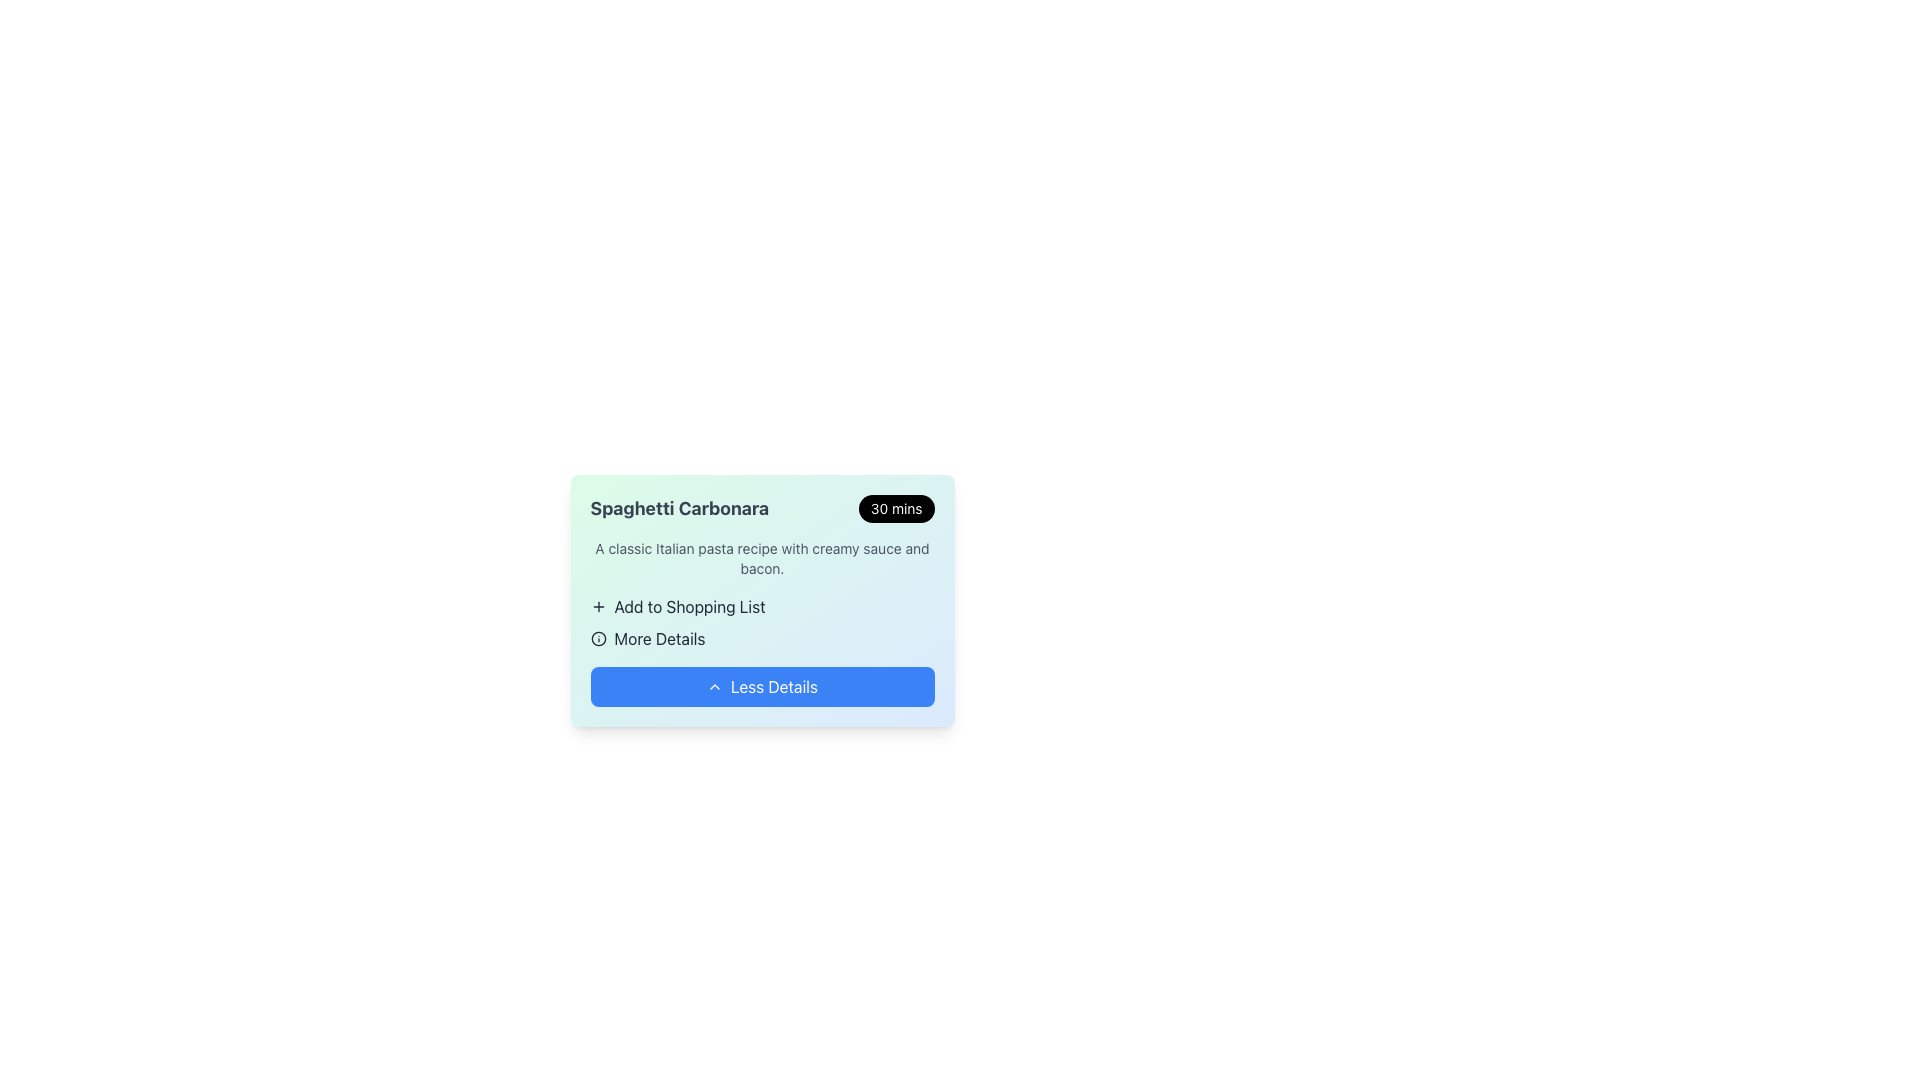  I want to click on the 'Add to Shopping List' button-like text element with a plus icon, so click(761, 605).